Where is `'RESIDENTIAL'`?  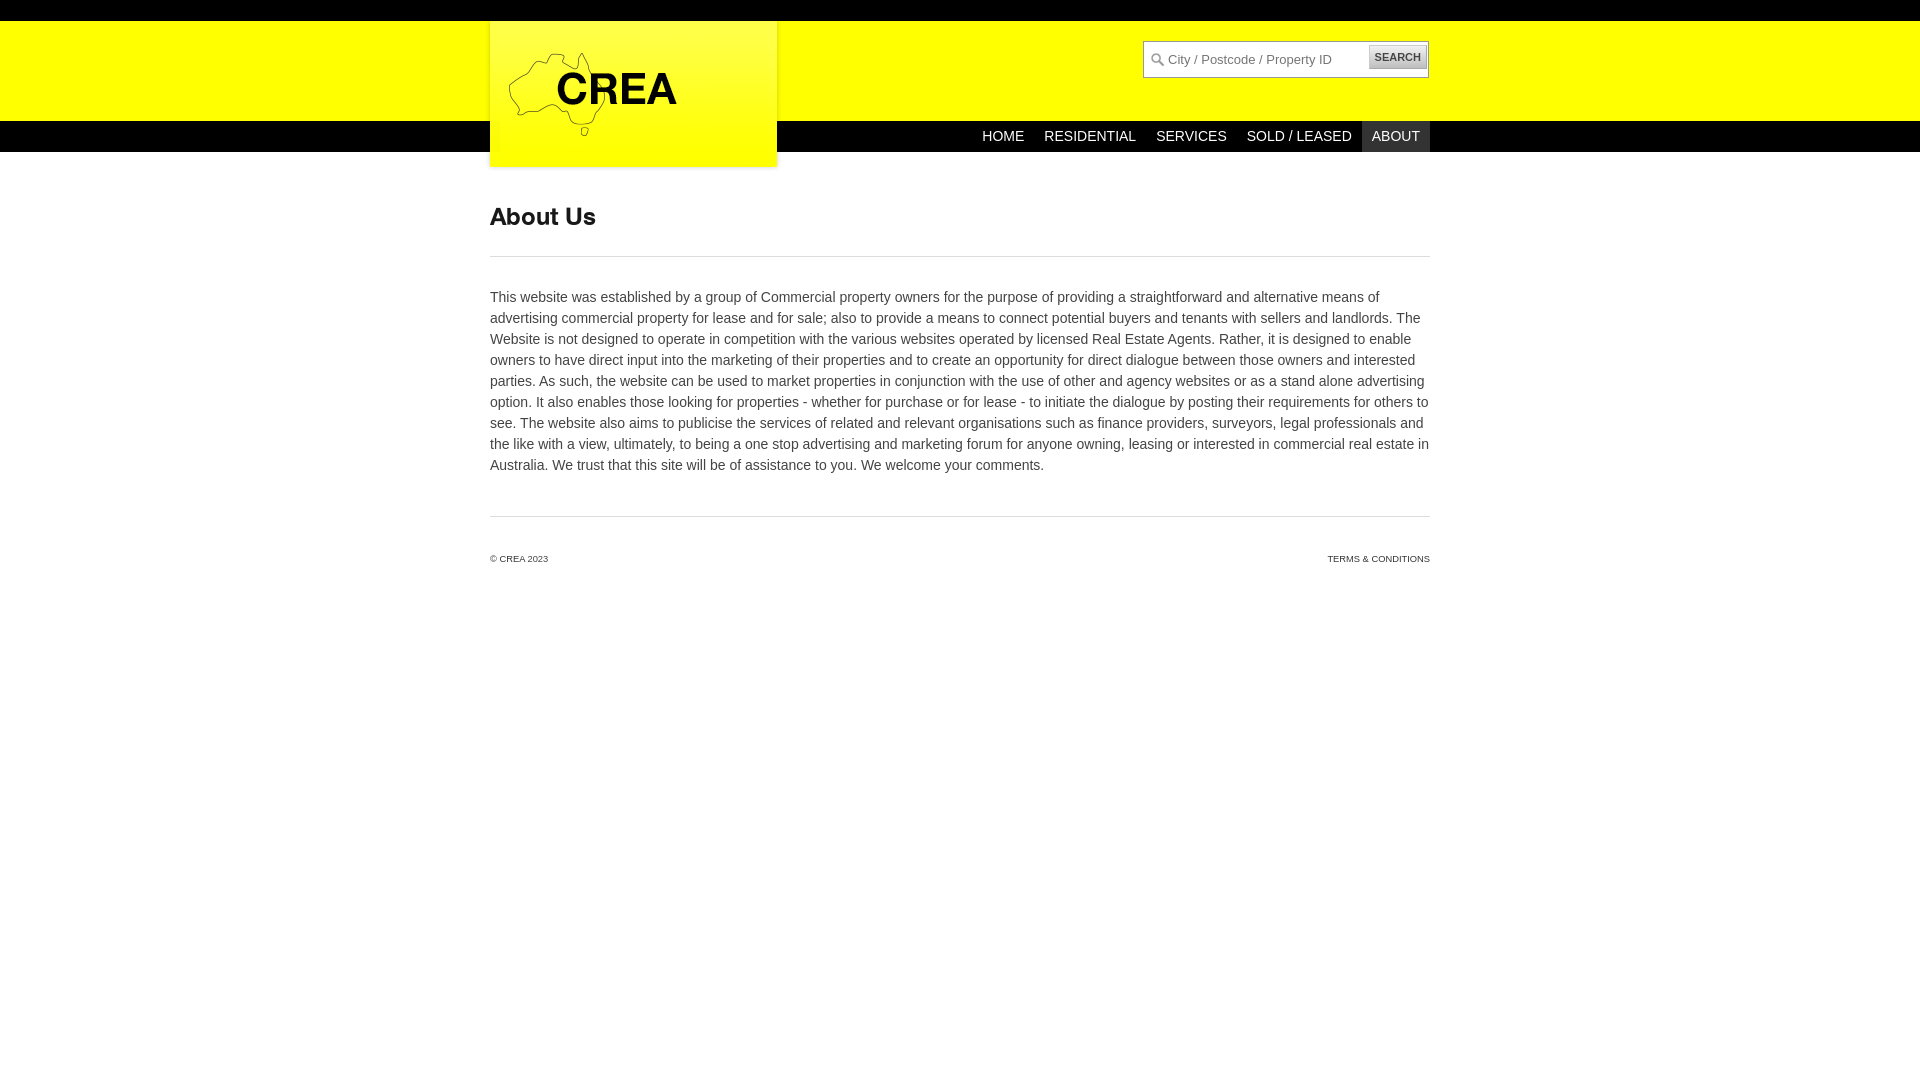 'RESIDENTIAL' is located at coordinates (1088, 135).